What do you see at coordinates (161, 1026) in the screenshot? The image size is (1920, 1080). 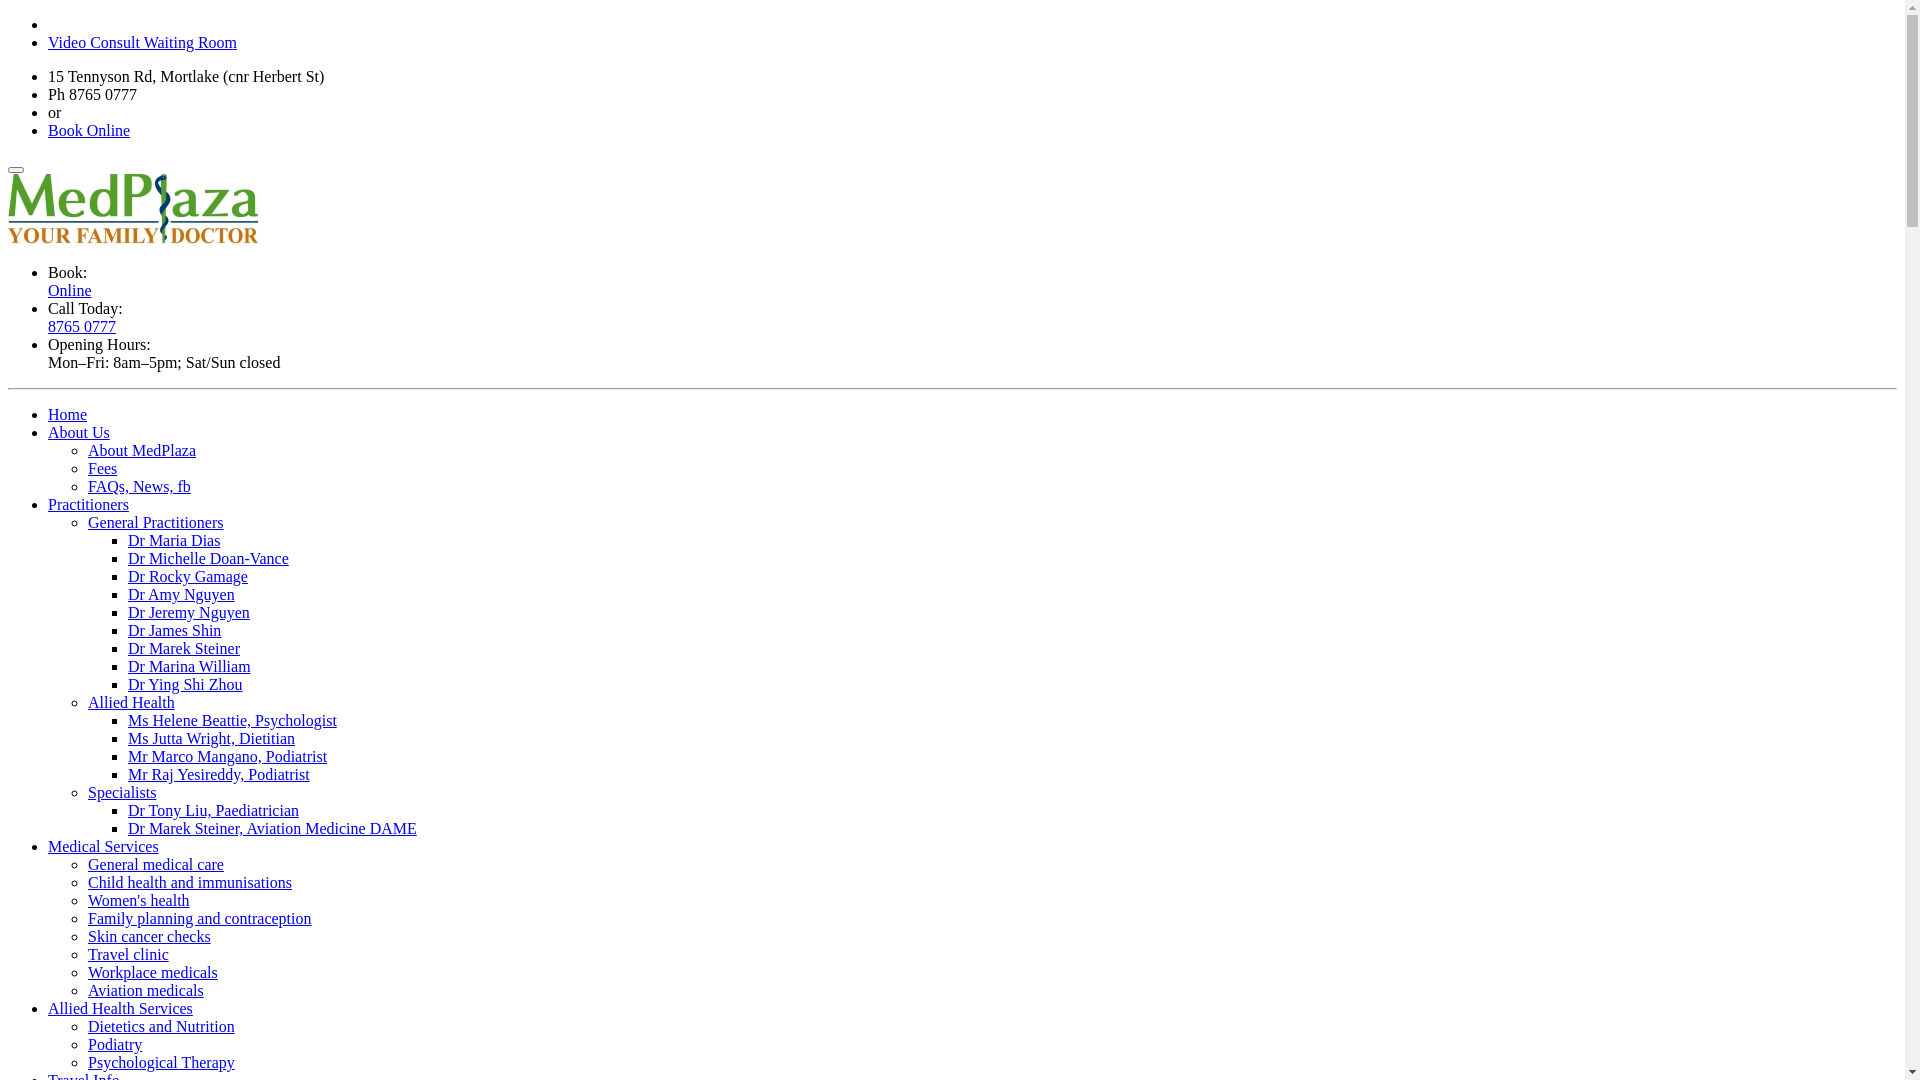 I see `'Dietetics and Nutrition'` at bounding box center [161, 1026].